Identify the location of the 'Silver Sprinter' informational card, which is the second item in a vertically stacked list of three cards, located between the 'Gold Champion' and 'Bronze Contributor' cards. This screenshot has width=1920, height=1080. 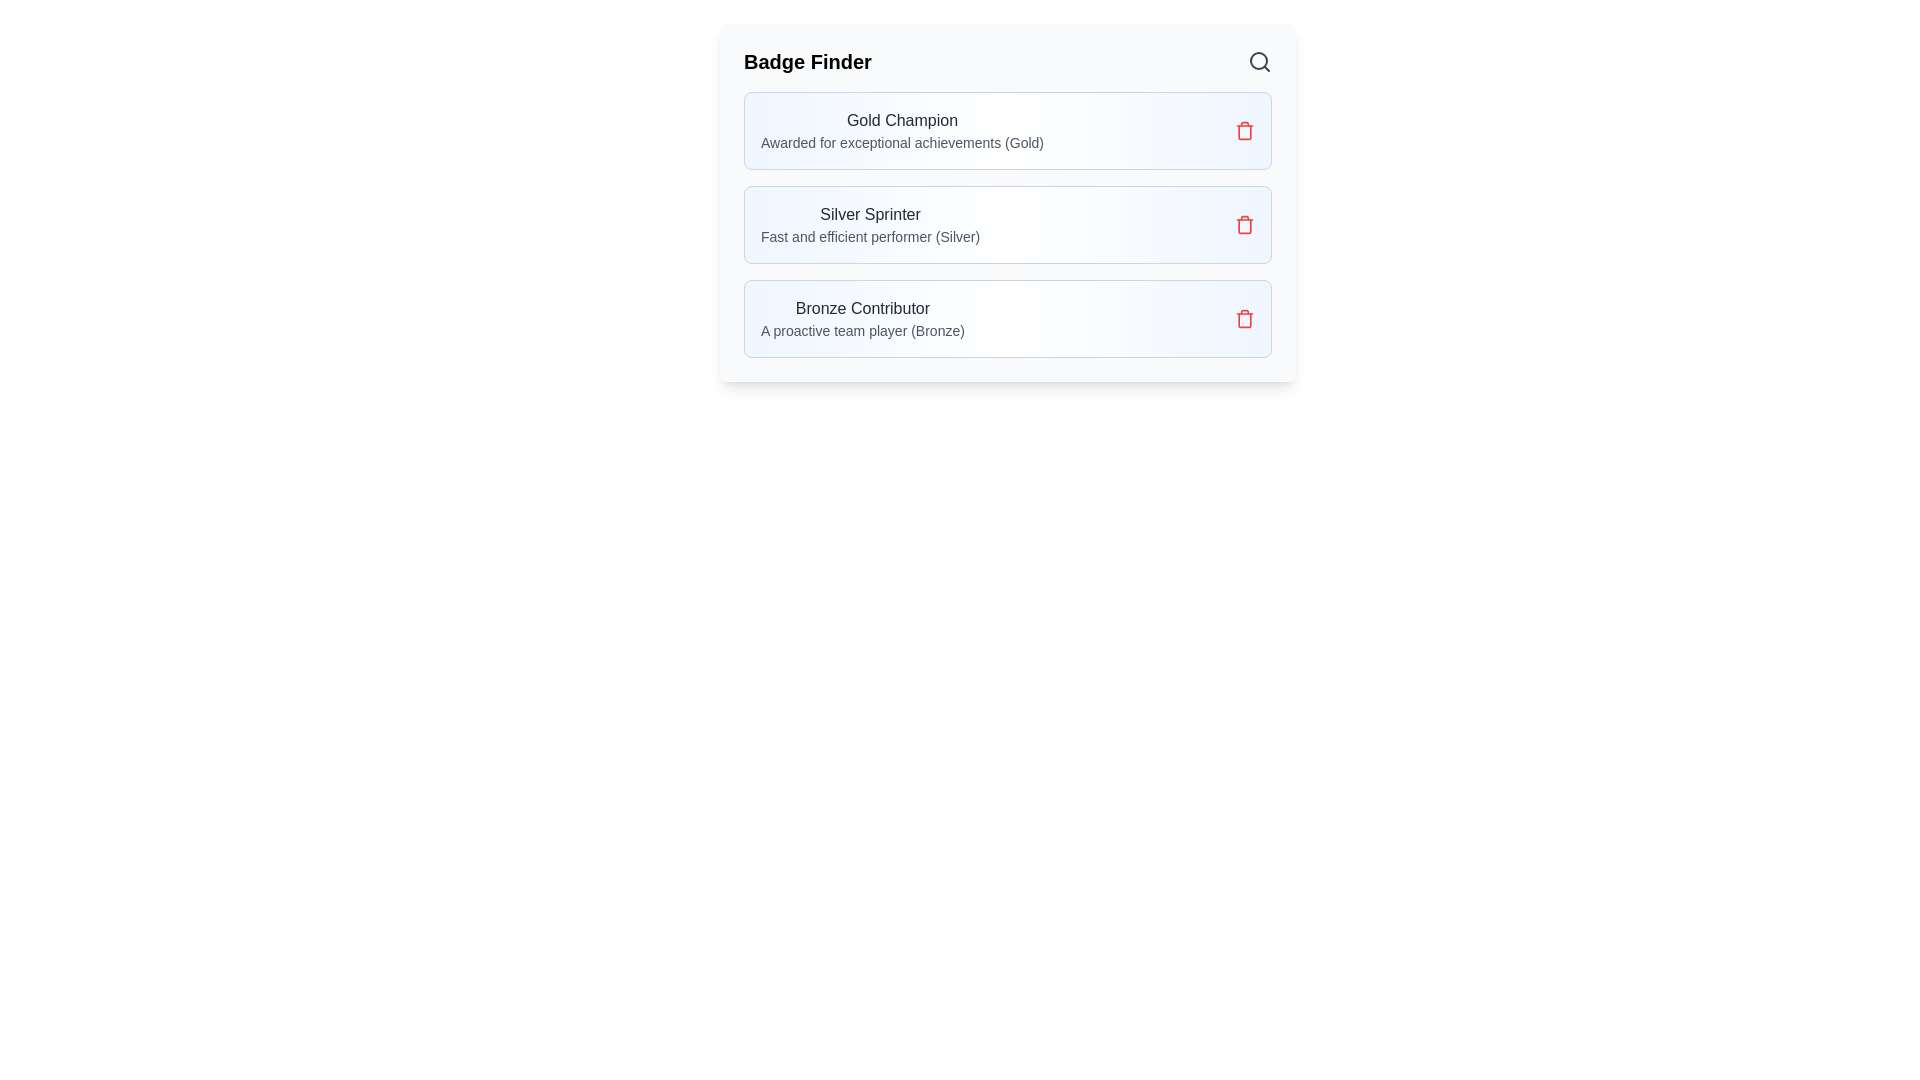
(1008, 224).